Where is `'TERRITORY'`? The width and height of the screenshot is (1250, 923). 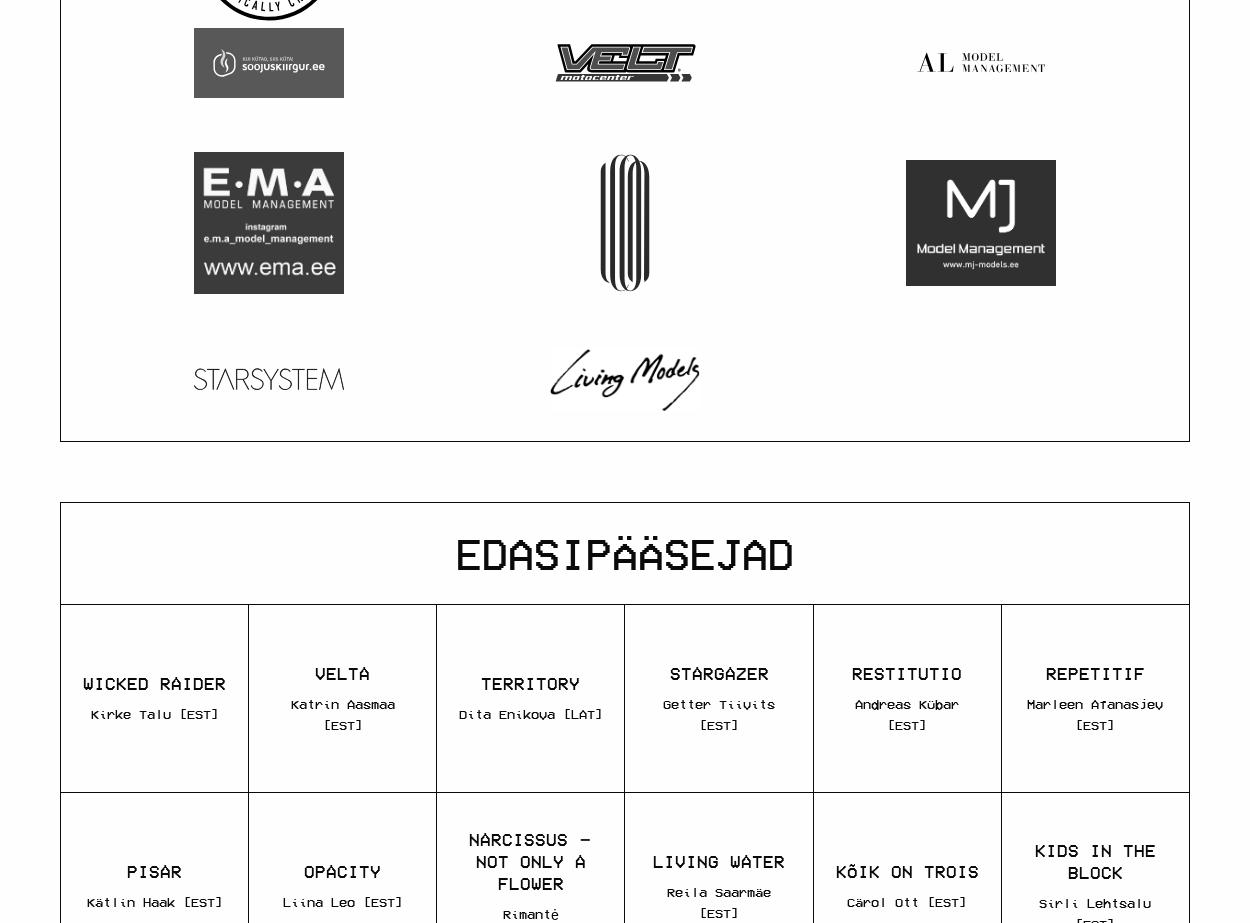
'TERRITORY' is located at coordinates (530, 682).